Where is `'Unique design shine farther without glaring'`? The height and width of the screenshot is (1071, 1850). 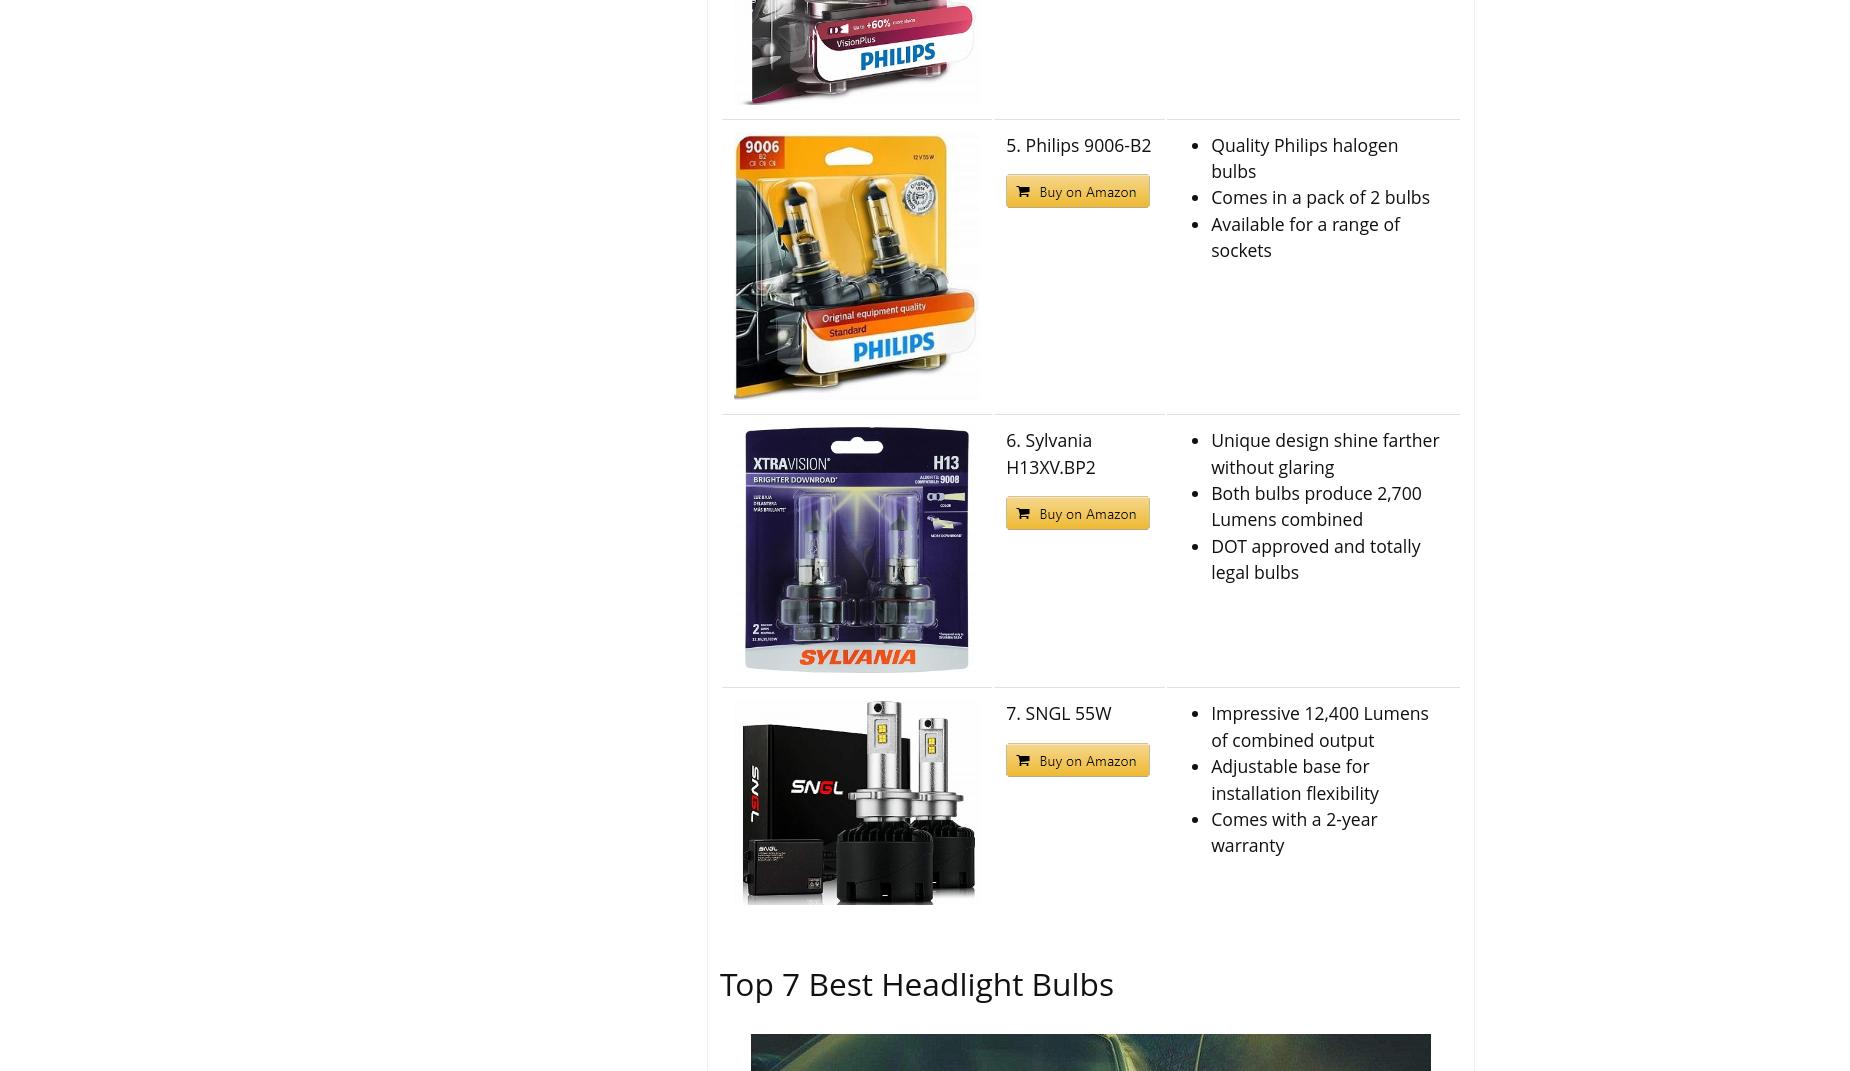 'Unique design shine farther without glaring' is located at coordinates (1210, 453).